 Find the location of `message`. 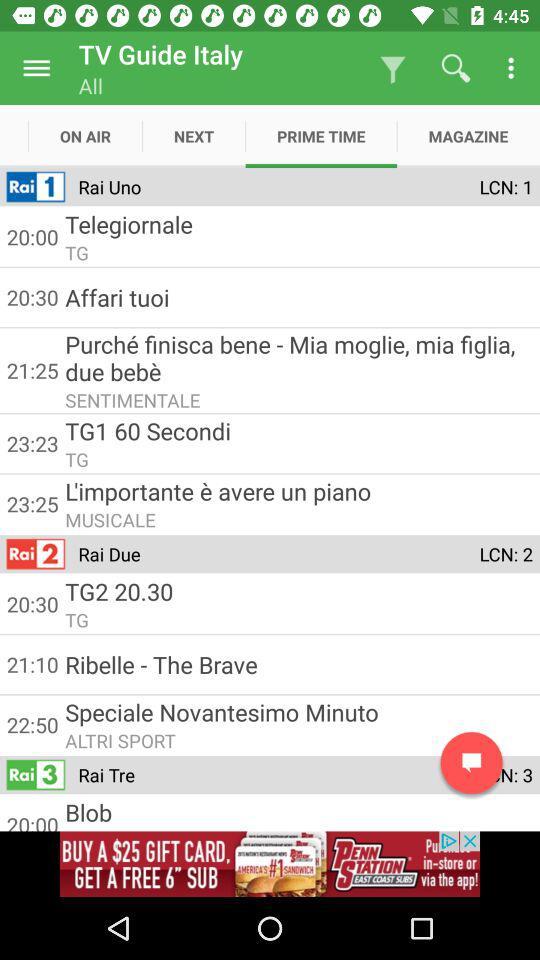

message is located at coordinates (471, 762).